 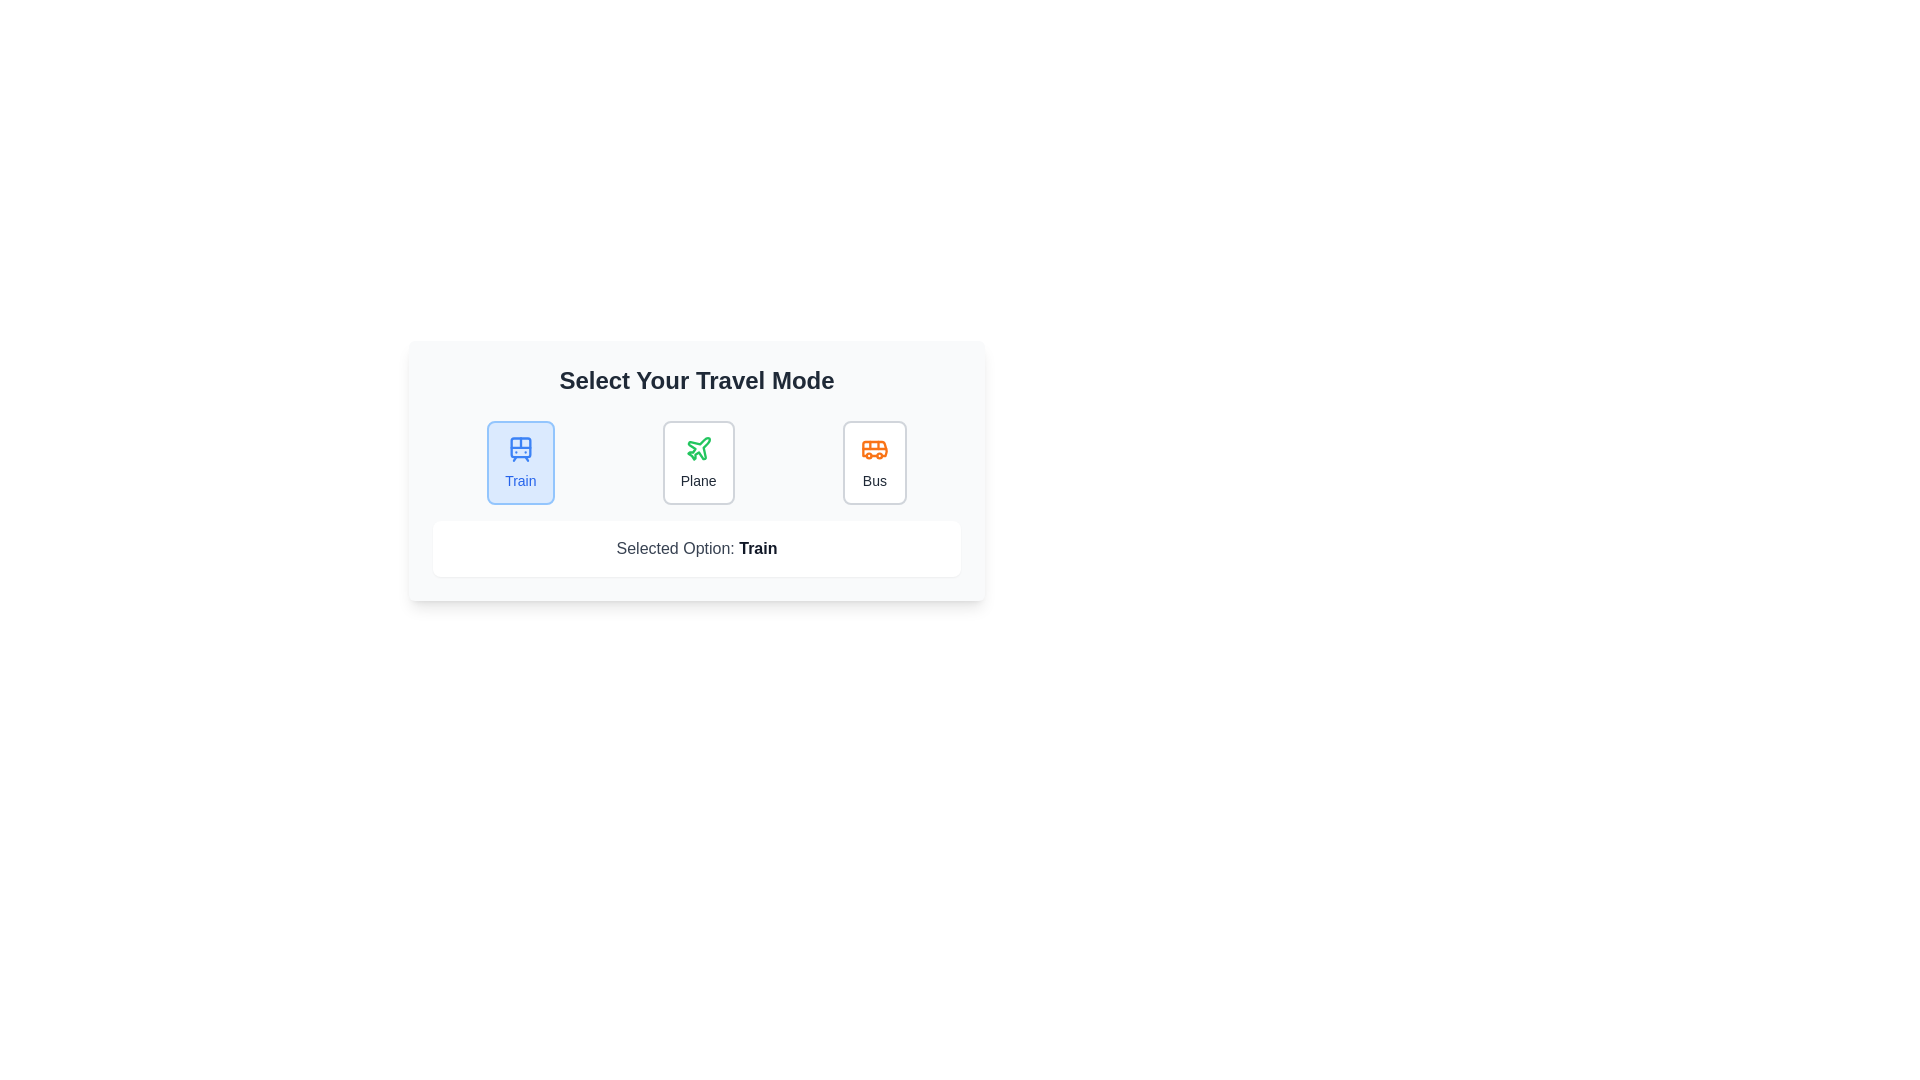 What do you see at coordinates (698, 447) in the screenshot?
I see `the airplane icon, which is outlined in green and positioned above the 'Plane' label` at bounding box center [698, 447].